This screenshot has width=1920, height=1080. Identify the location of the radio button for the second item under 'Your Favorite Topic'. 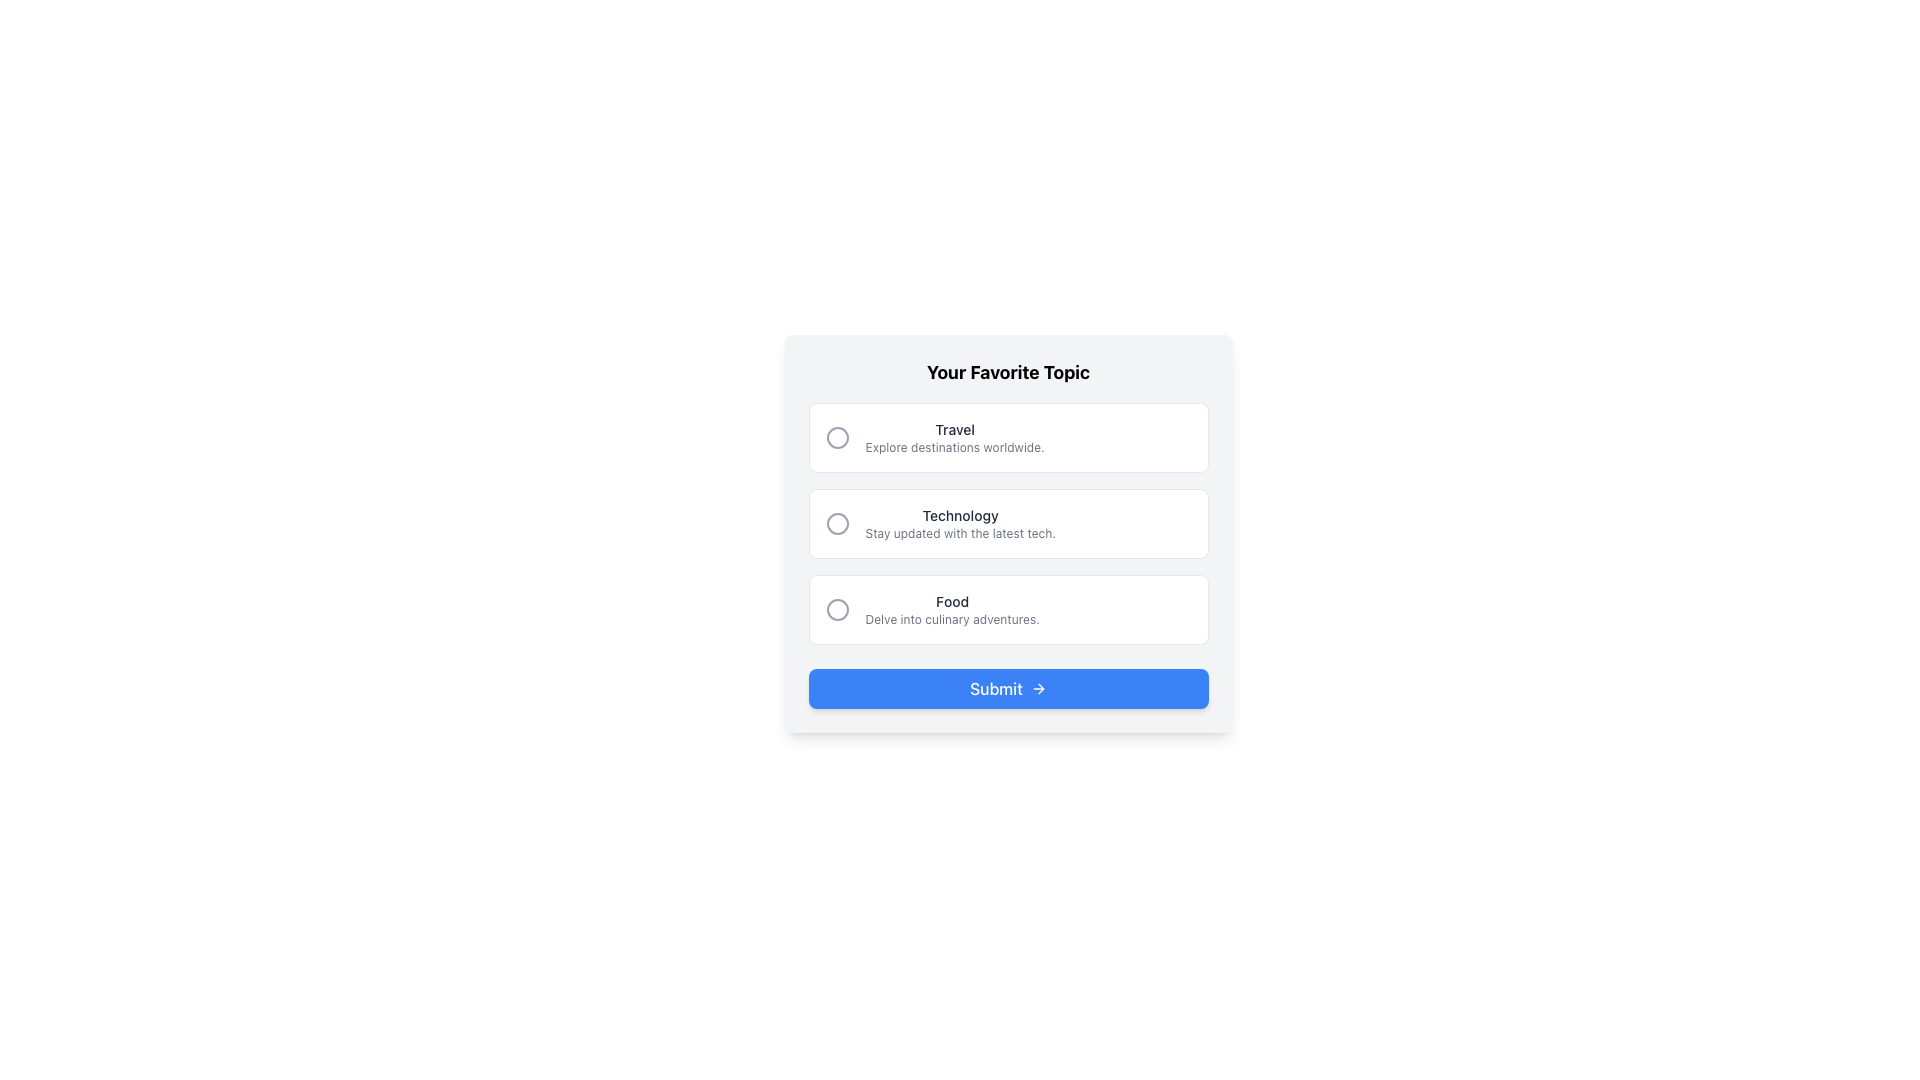
(837, 523).